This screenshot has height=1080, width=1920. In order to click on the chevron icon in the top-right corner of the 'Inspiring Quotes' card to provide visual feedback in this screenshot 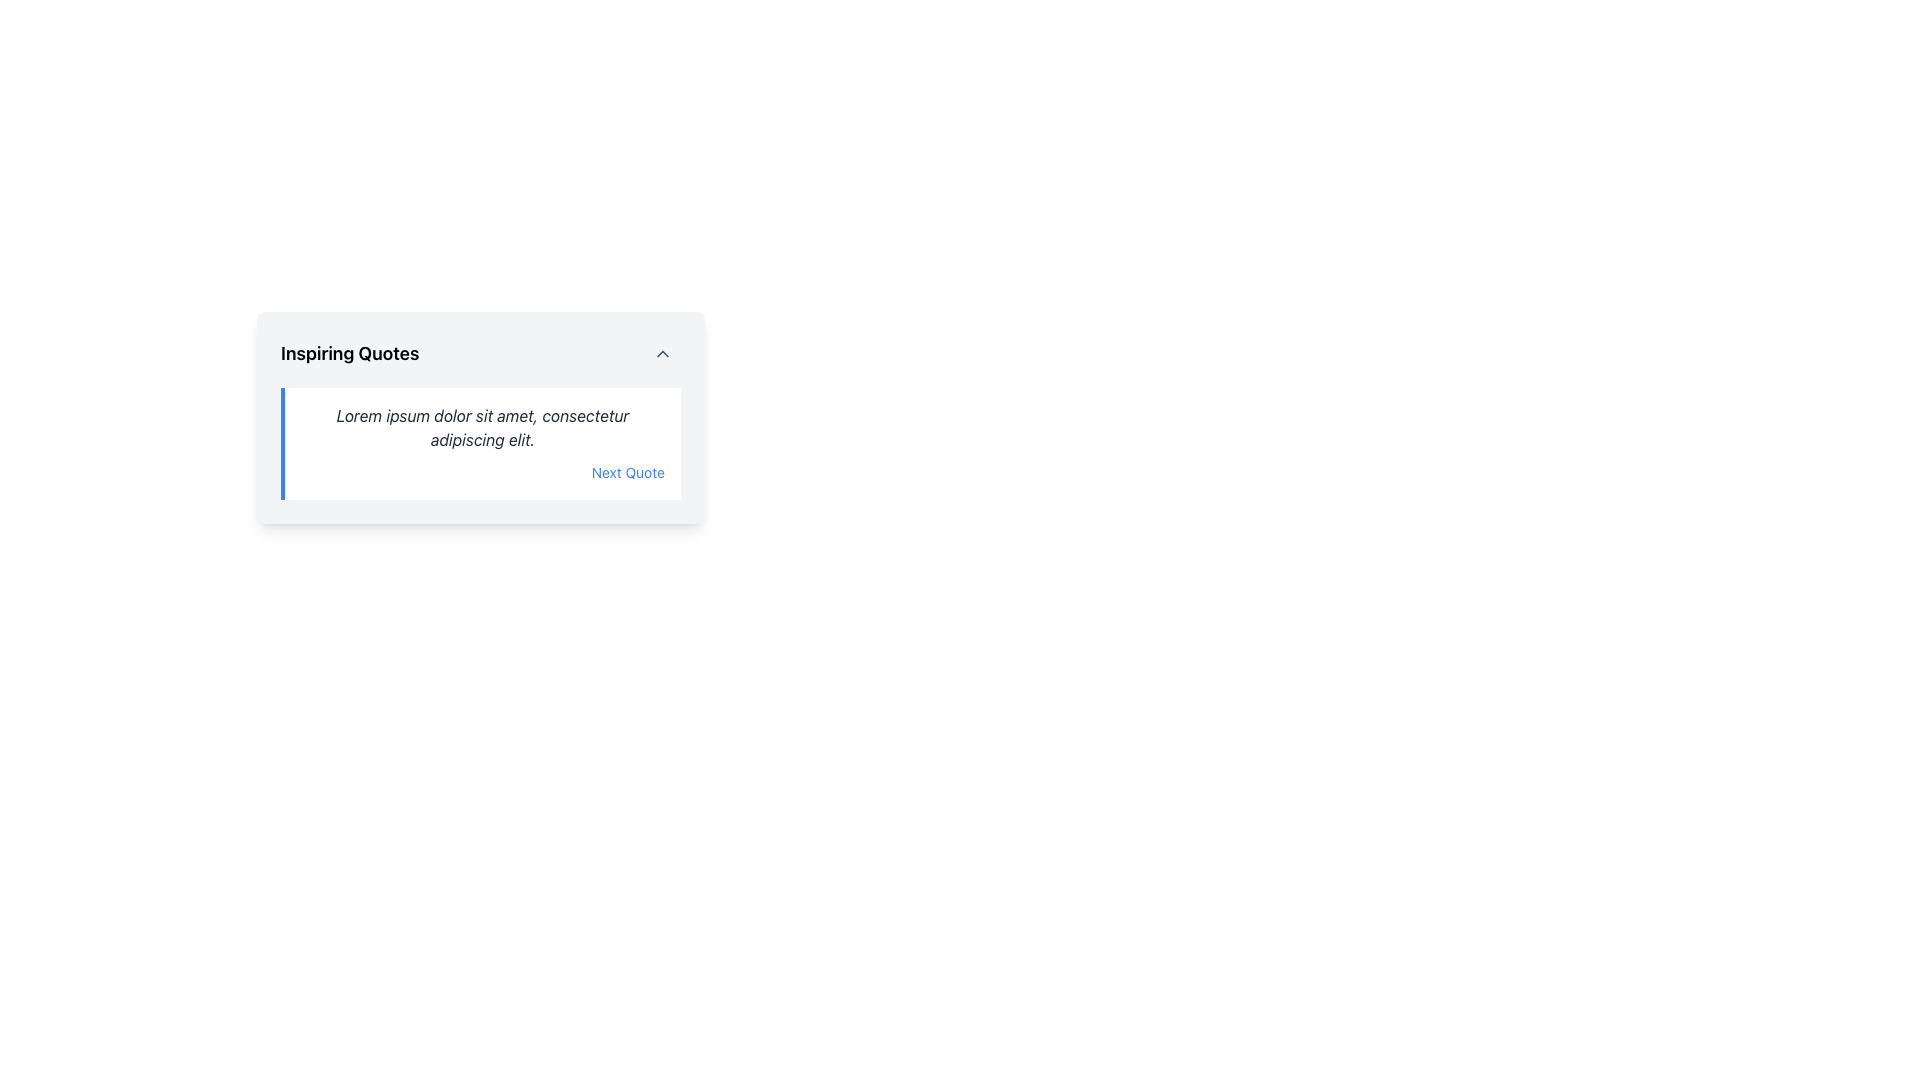, I will do `click(662, 353)`.